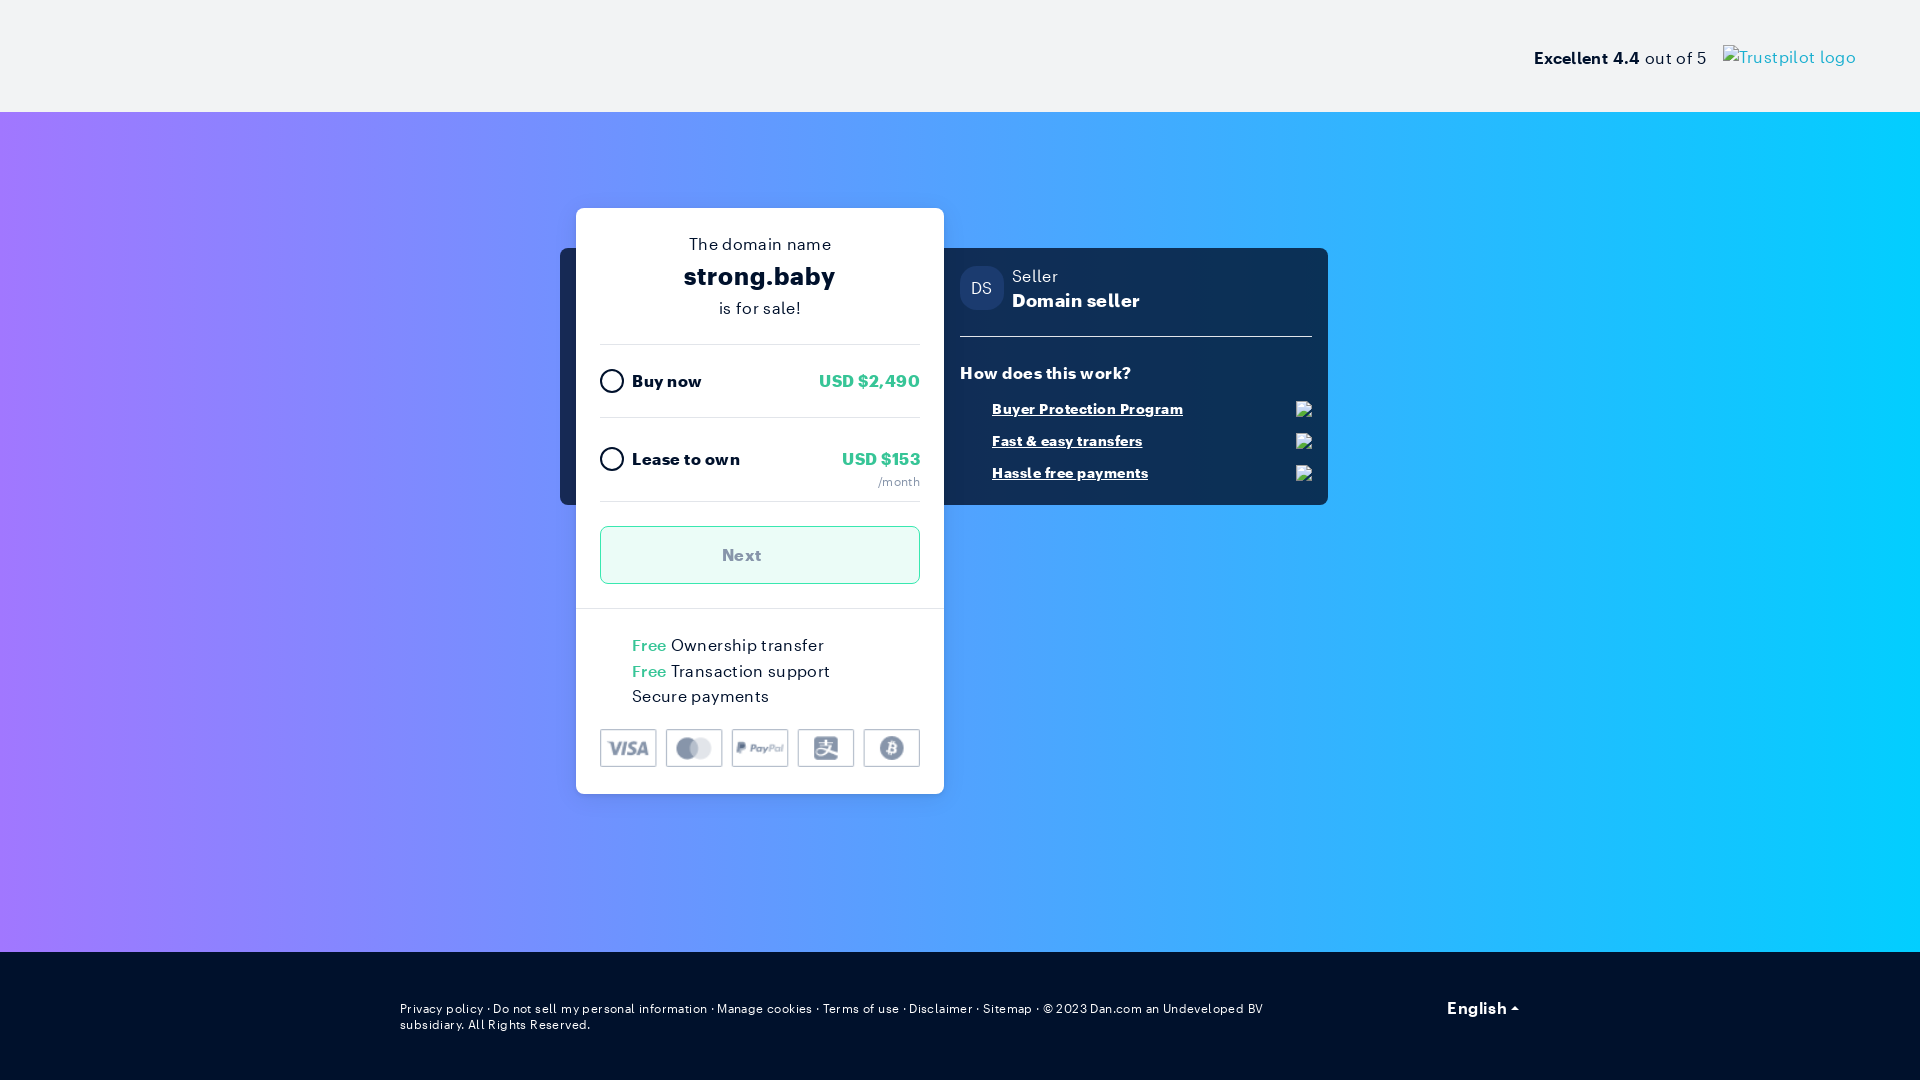 The image size is (1920, 1080). What do you see at coordinates (1483, 1007) in the screenshot?
I see `'English'` at bounding box center [1483, 1007].